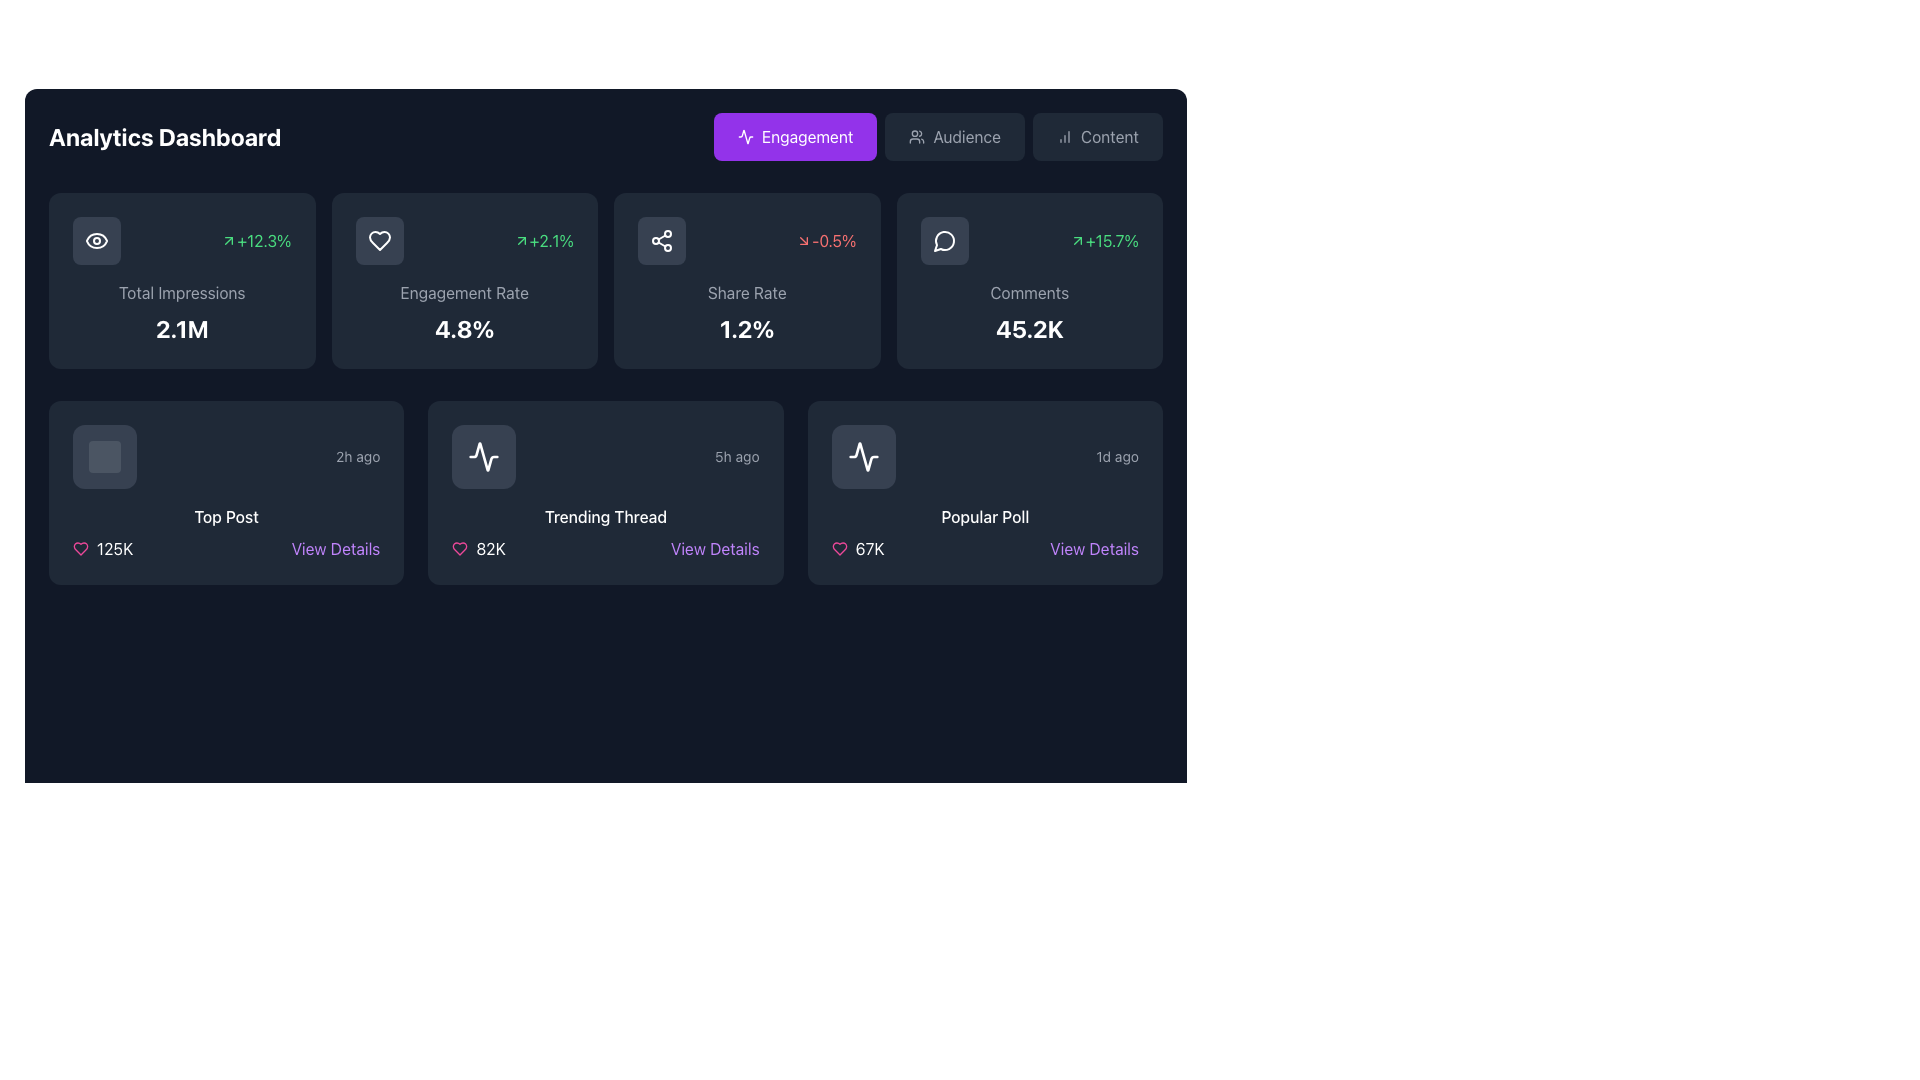 This screenshot has height=1080, width=1920. I want to click on the Data display card that shows 'Engagement Rate' and '+2.1%' with a heart icon at the top left, so click(463, 281).